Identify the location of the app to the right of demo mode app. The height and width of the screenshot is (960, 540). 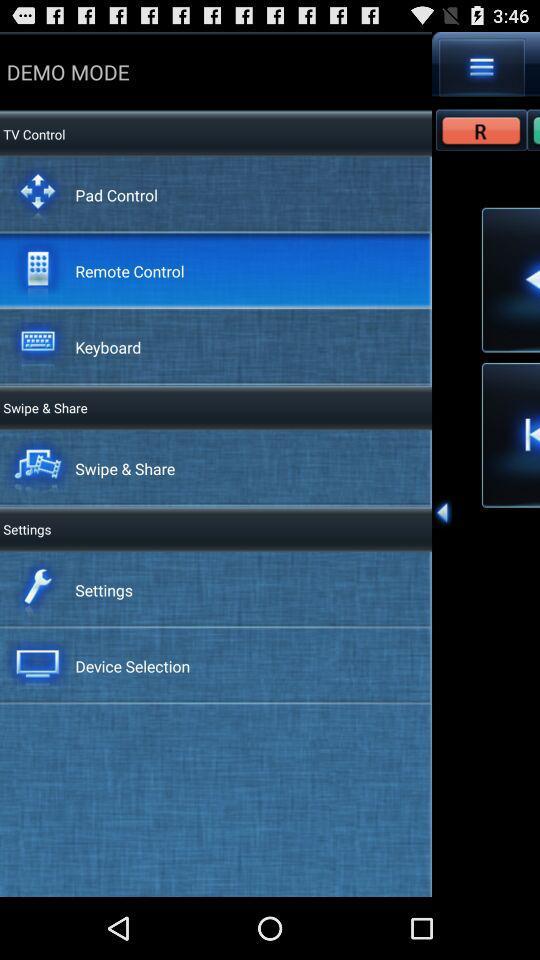
(481, 67).